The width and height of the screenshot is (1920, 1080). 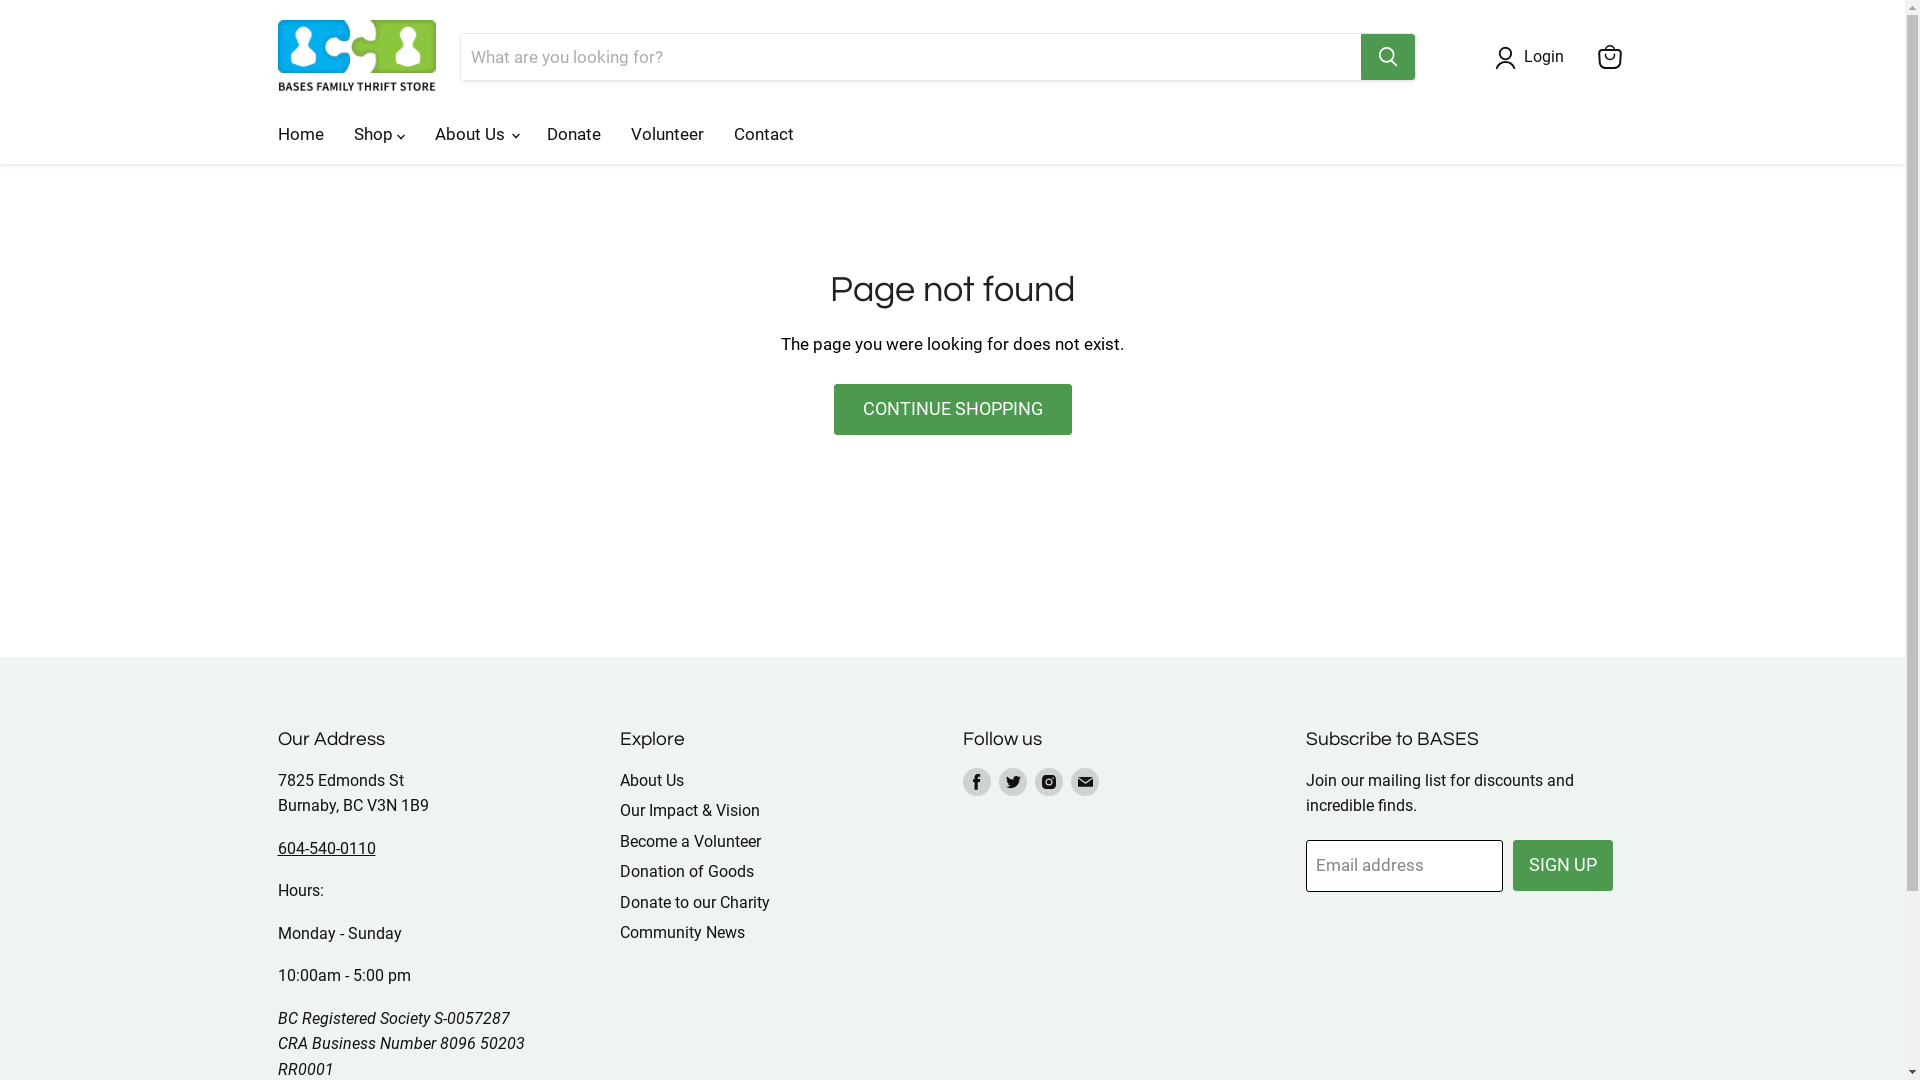 What do you see at coordinates (474, 134) in the screenshot?
I see `'About Us'` at bounding box center [474, 134].